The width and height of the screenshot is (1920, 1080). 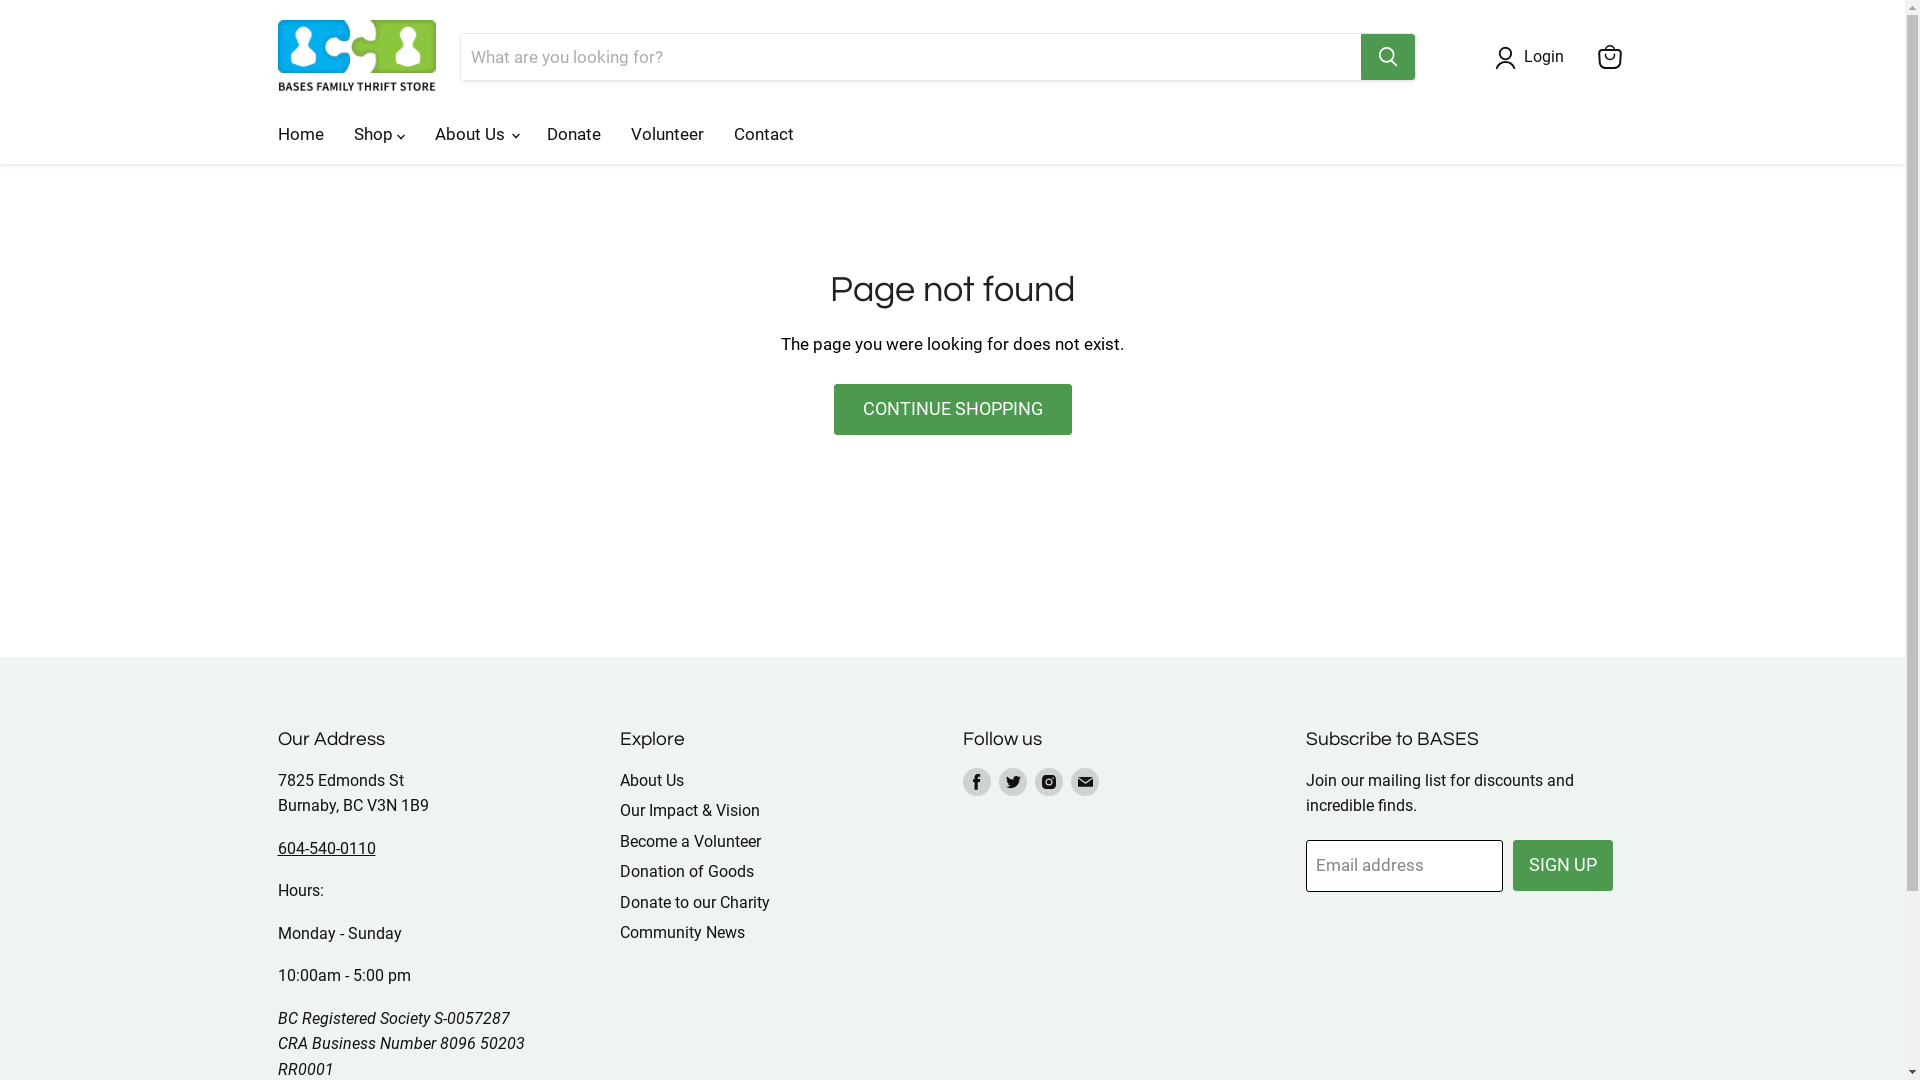 What do you see at coordinates (474, 134) in the screenshot?
I see `'About Us'` at bounding box center [474, 134].